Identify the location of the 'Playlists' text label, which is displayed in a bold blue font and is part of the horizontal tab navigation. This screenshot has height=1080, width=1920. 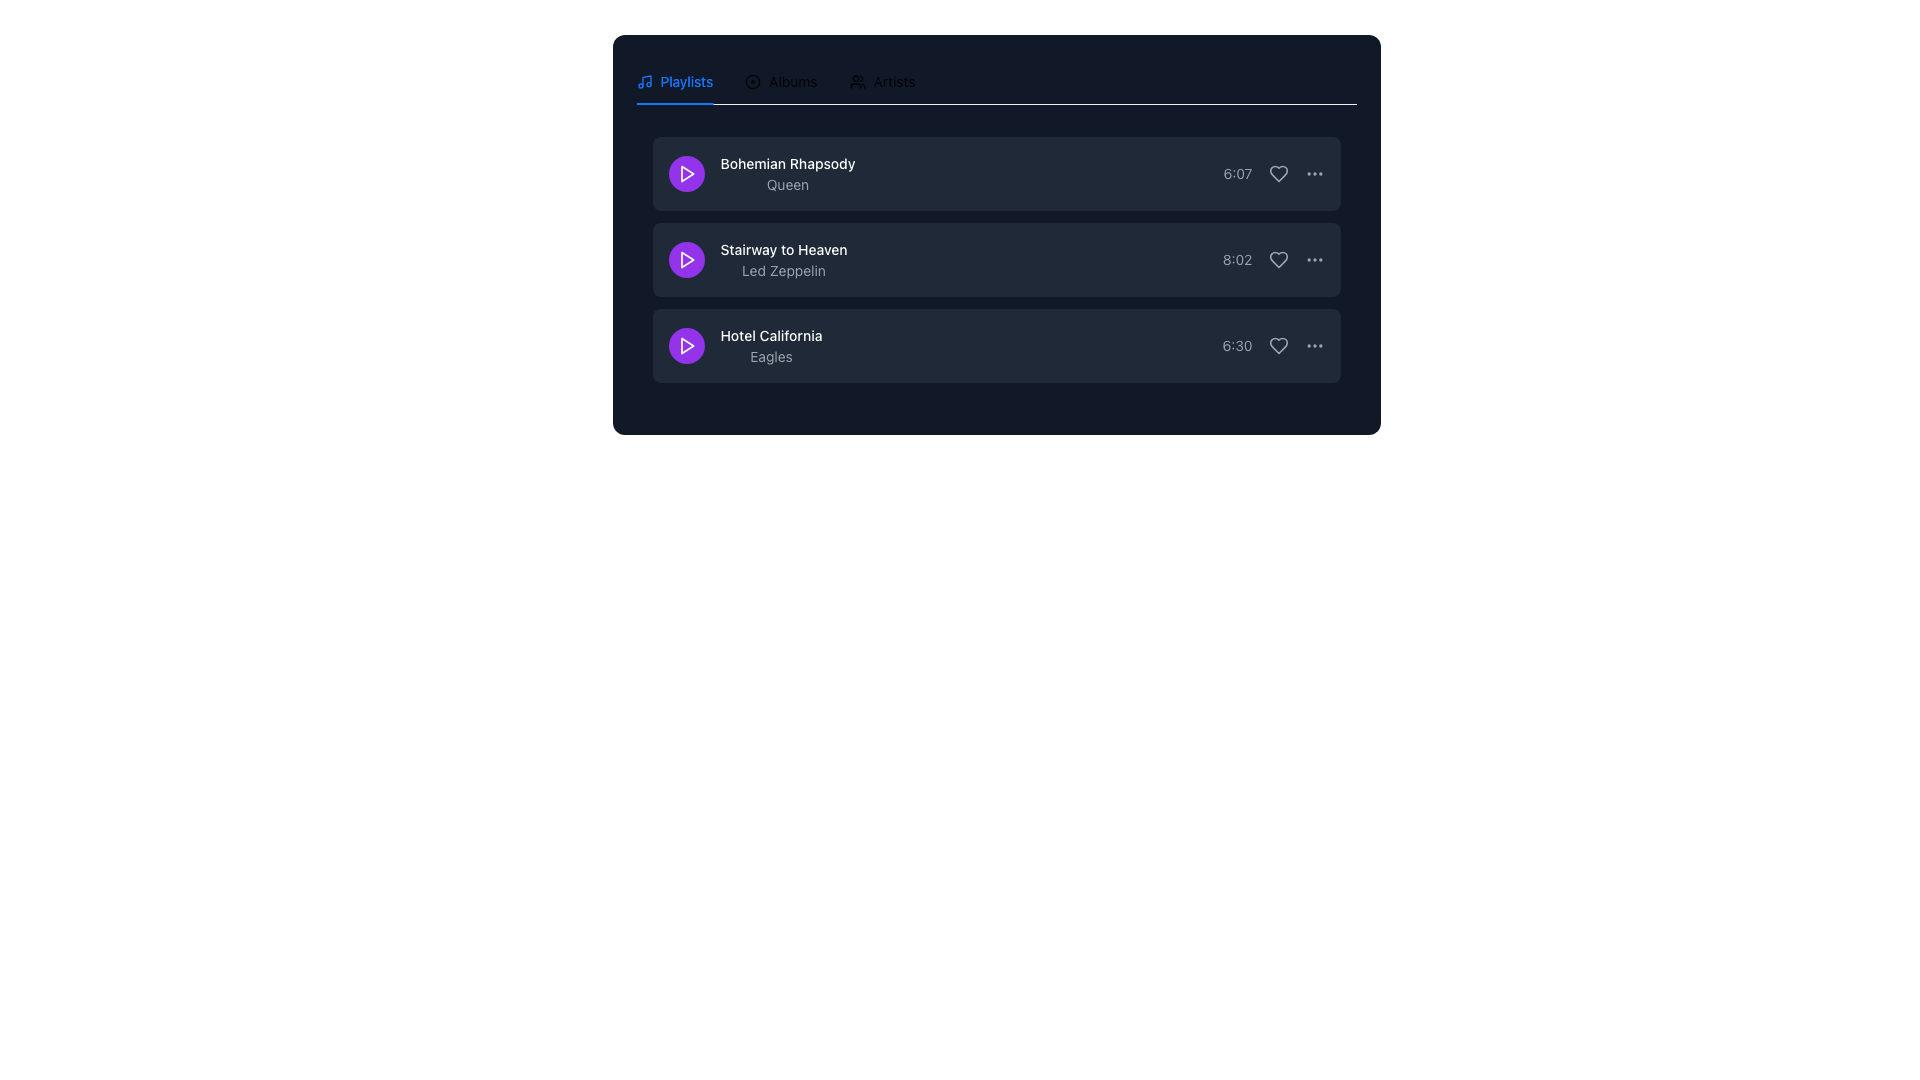
(686, 80).